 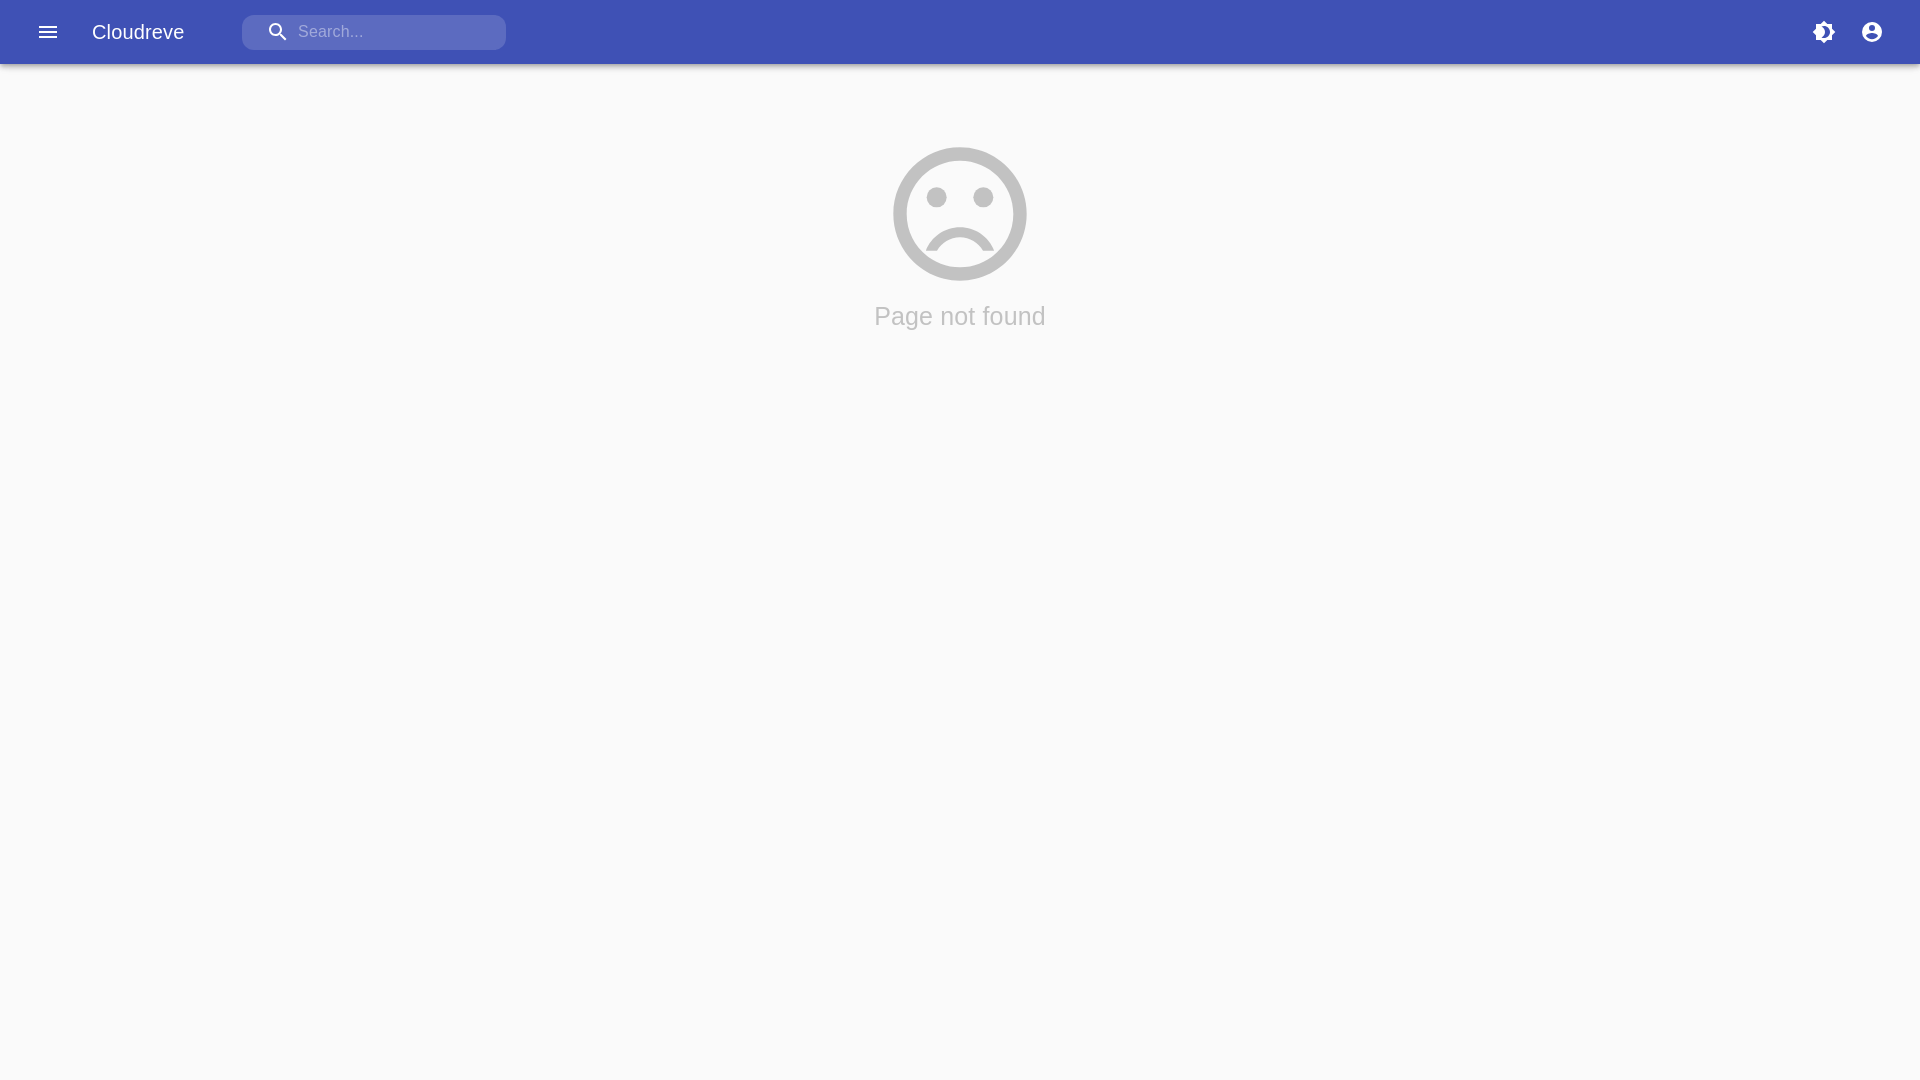 I want to click on 'Switch to dark theme', so click(x=1824, y=31).